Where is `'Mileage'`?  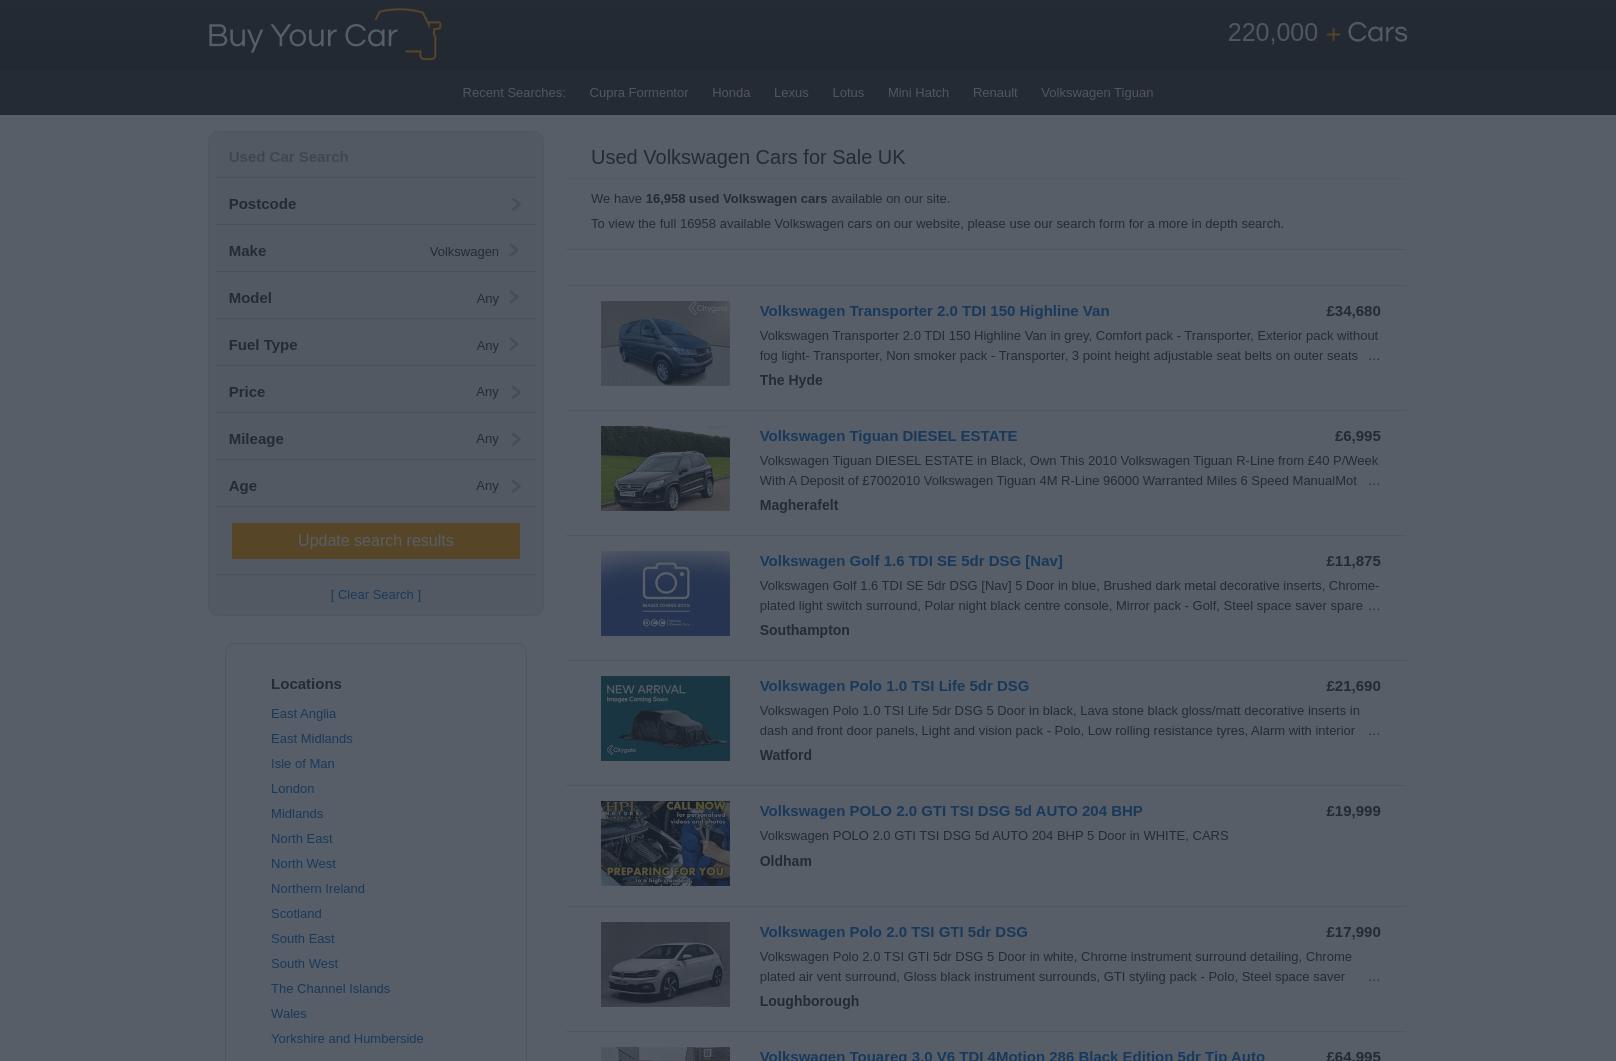
'Mileage' is located at coordinates (255, 438).